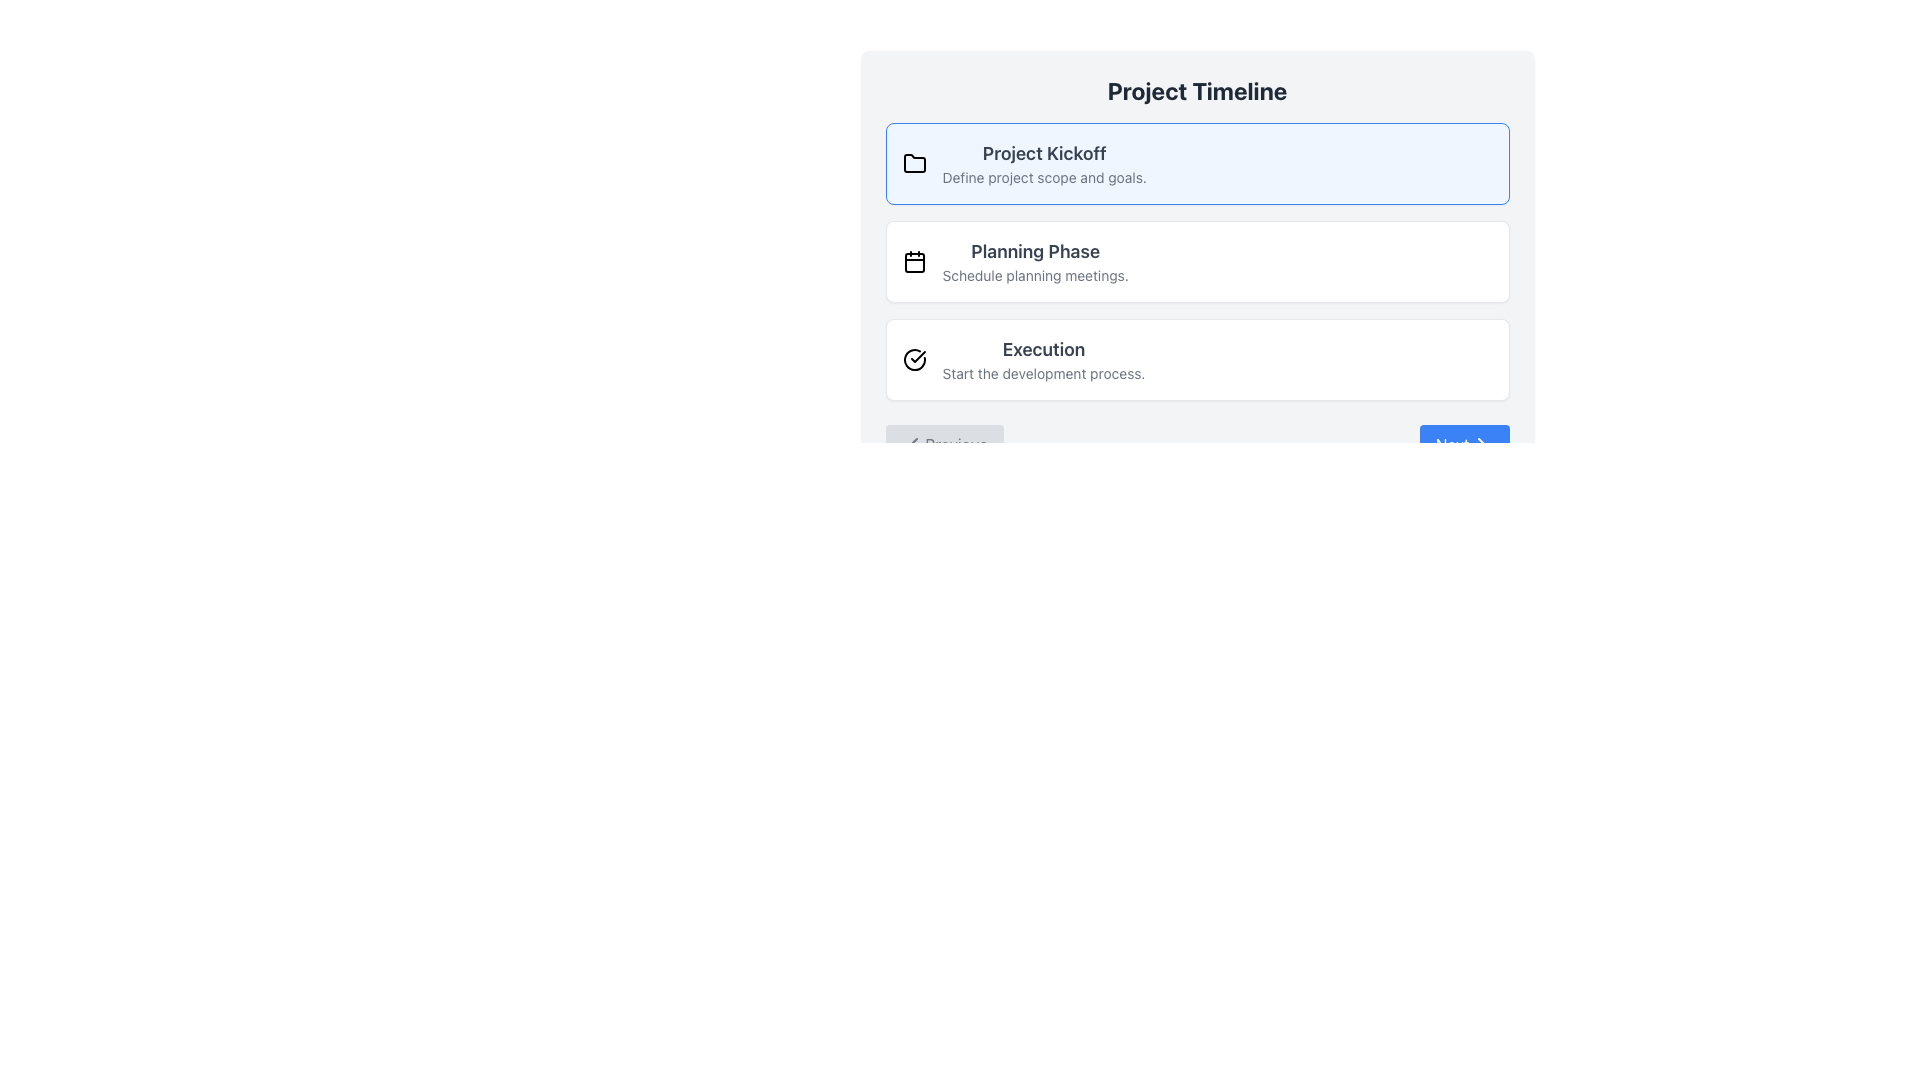 The width and height of the screenshot is (1920, 1080). Describe the element at coordinates (916, 356) in the screenshot. I see `the checkmark icon that indicates the status or type of the Execution phase within the Project Timeline` at that location.